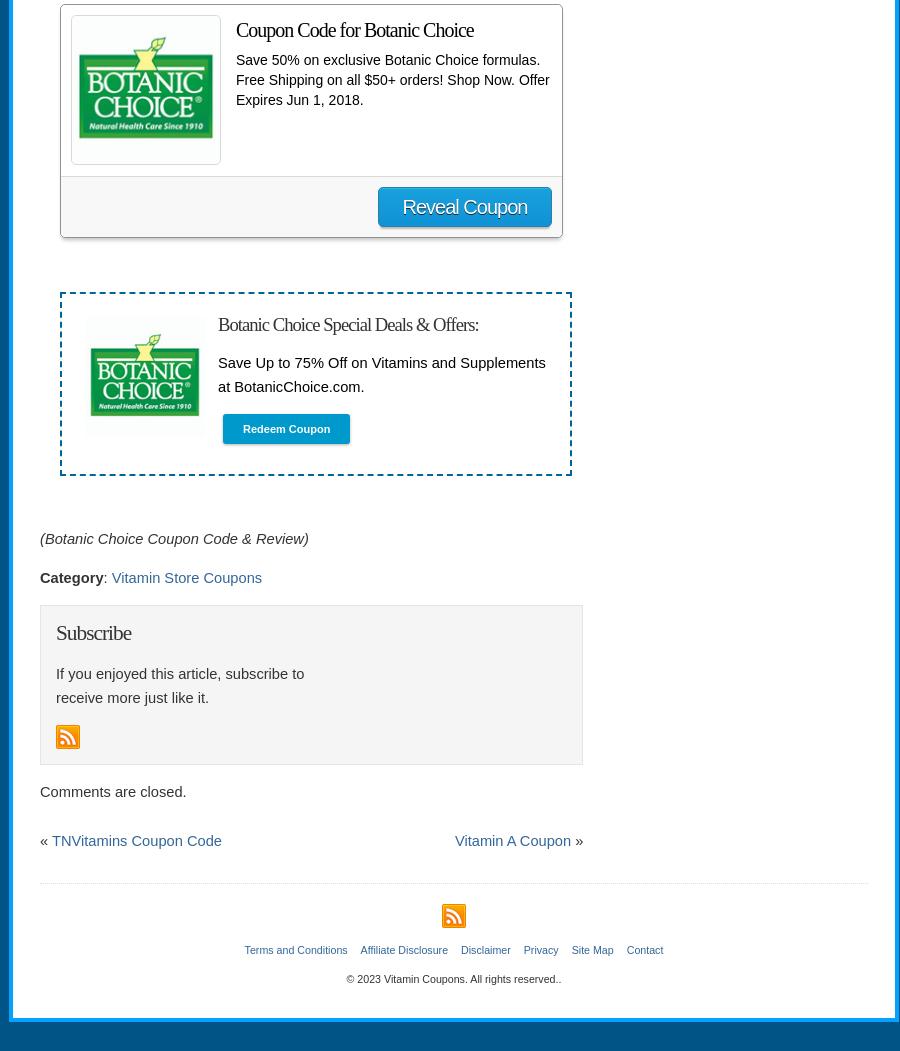  What do you see at coordinates (54, 685) in the screenshot?
I see `'If you enjoyed this article, subscribe to receive more just like it.'` at bounding box center [54, 685].